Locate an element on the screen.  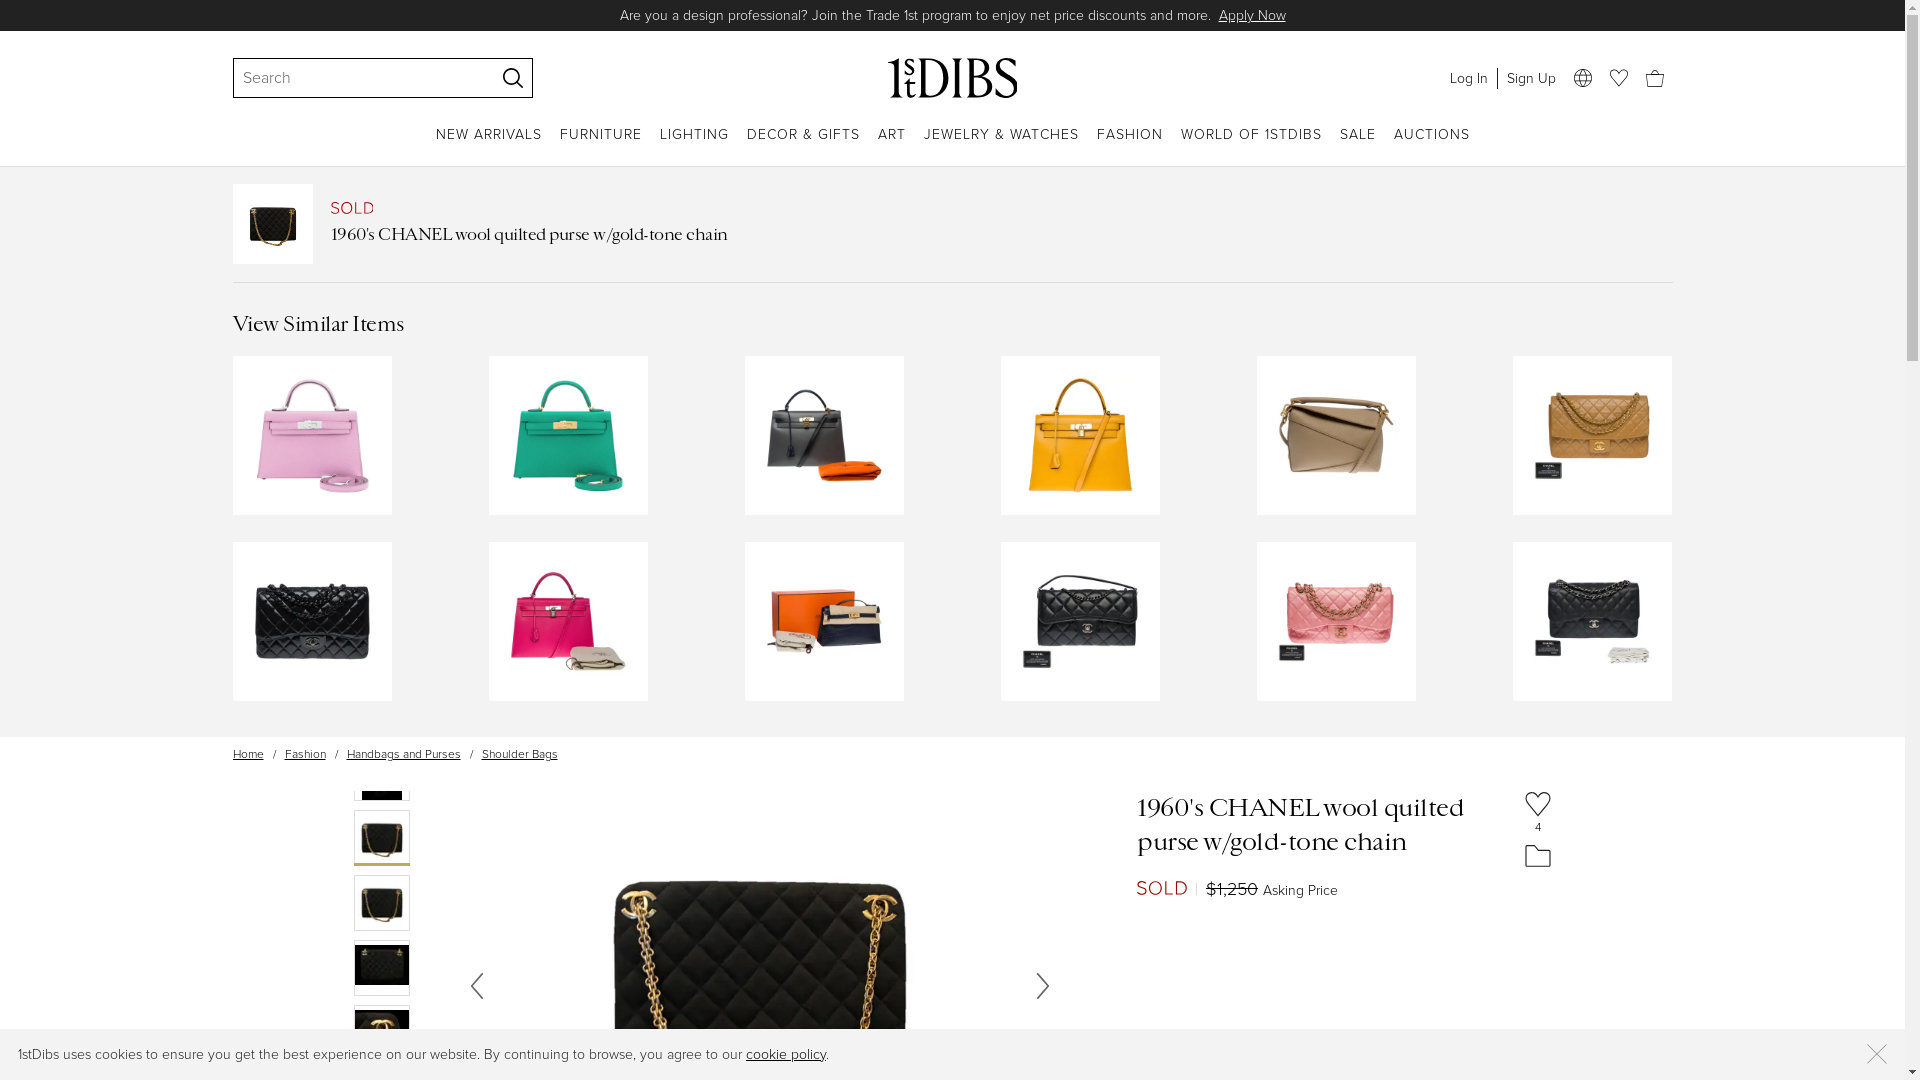
'ART' is located at coordinates (878, 144).